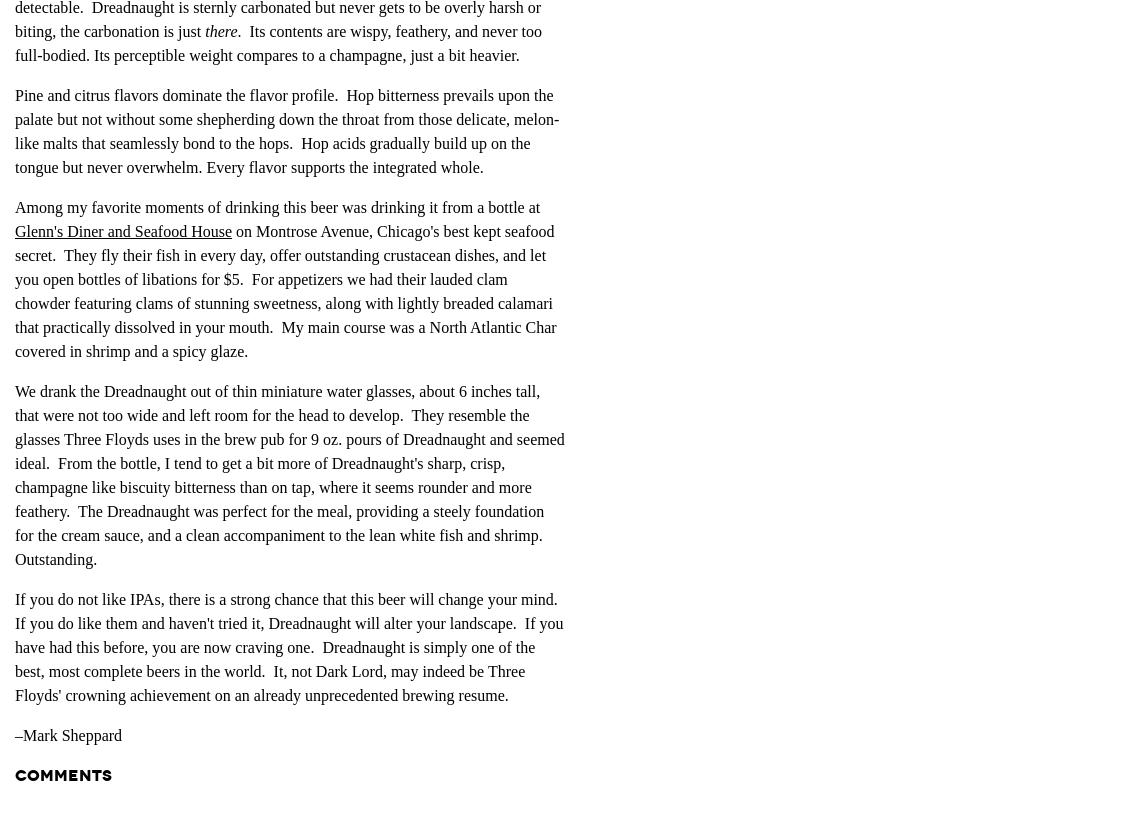 This screenshot has height=839, width=1140. What do you see at coordinates (276, 206) in the screenshot?
I see `'Among my favorite moments of drinking this beer was drinking it from a bottle at'` at bounding box center [276, 206].